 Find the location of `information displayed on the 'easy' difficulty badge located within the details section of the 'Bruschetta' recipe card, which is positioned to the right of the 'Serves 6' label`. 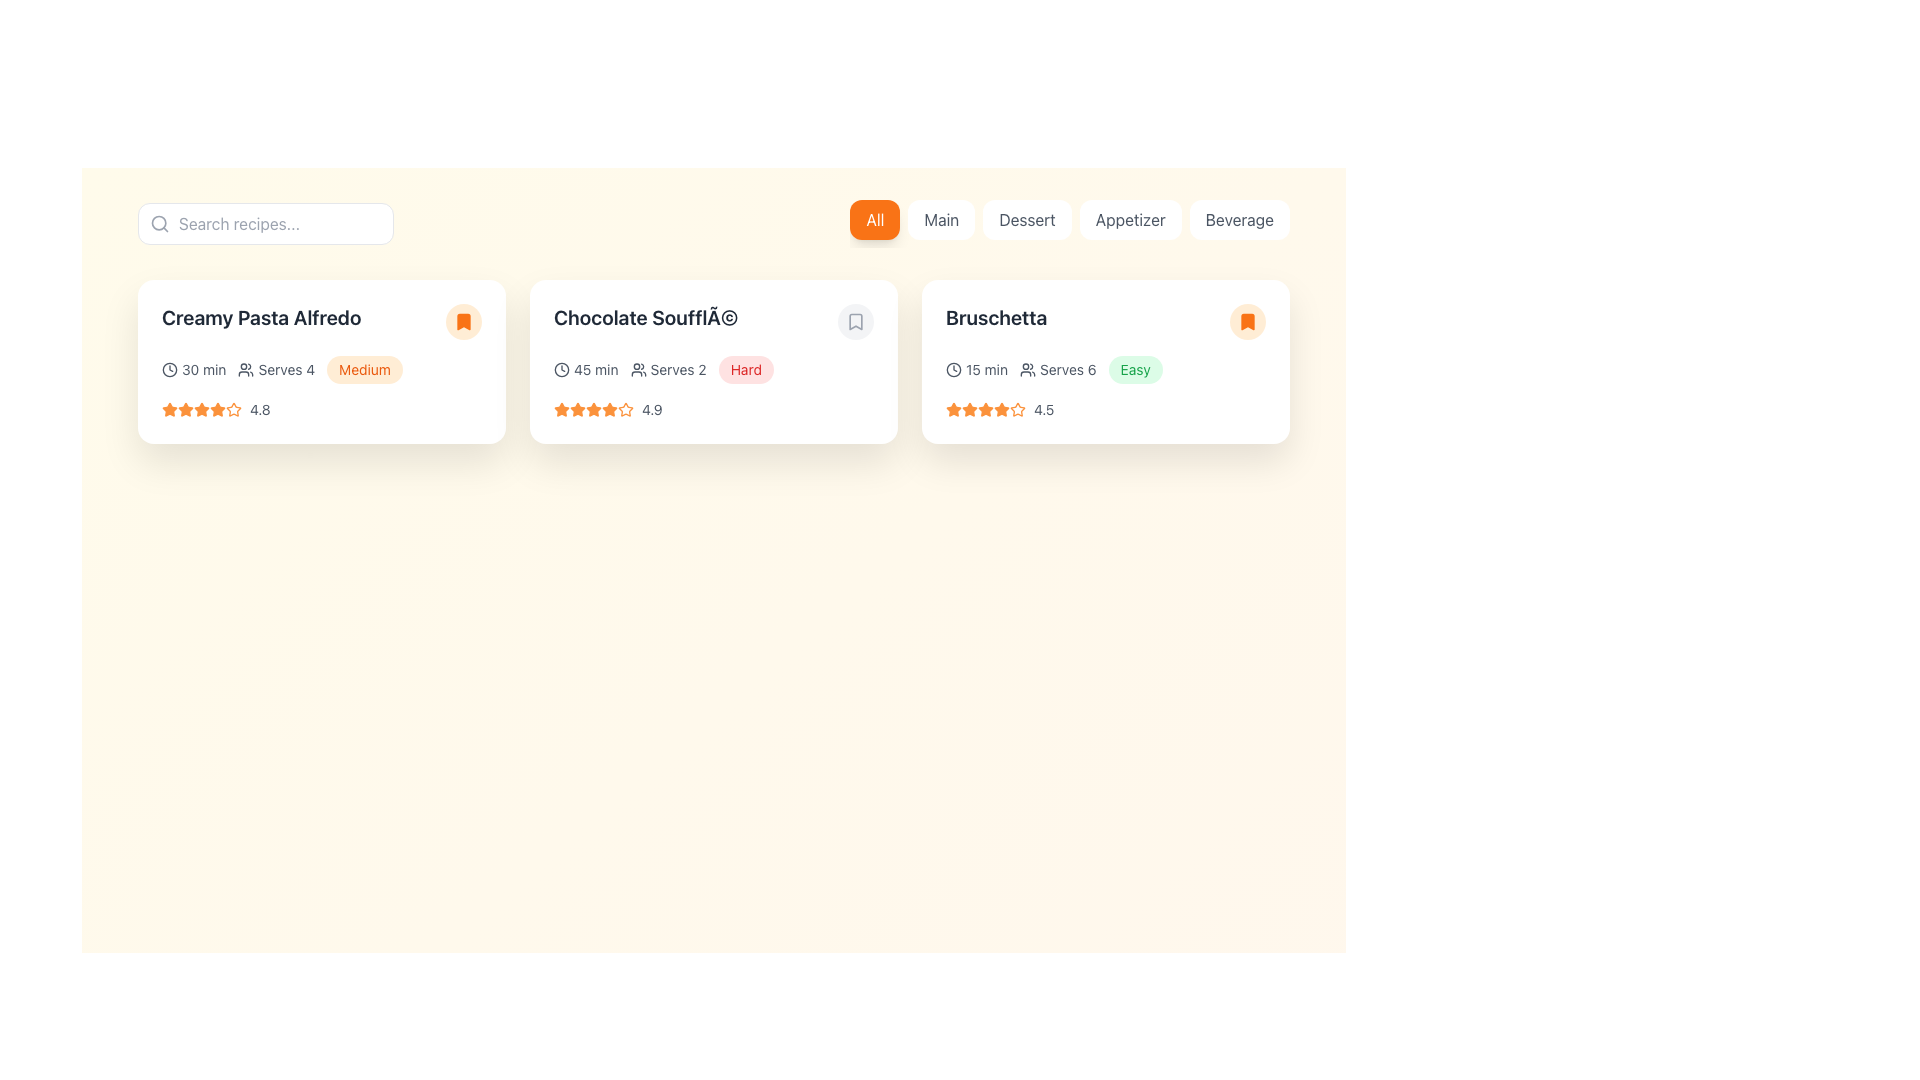

information displayed on the 'easy' difficulty badge located within the details section of the 'Bruschetta' recipe card, which is positioned to the right of the 'Serves 6' label is located at coordinates (1135, 370).